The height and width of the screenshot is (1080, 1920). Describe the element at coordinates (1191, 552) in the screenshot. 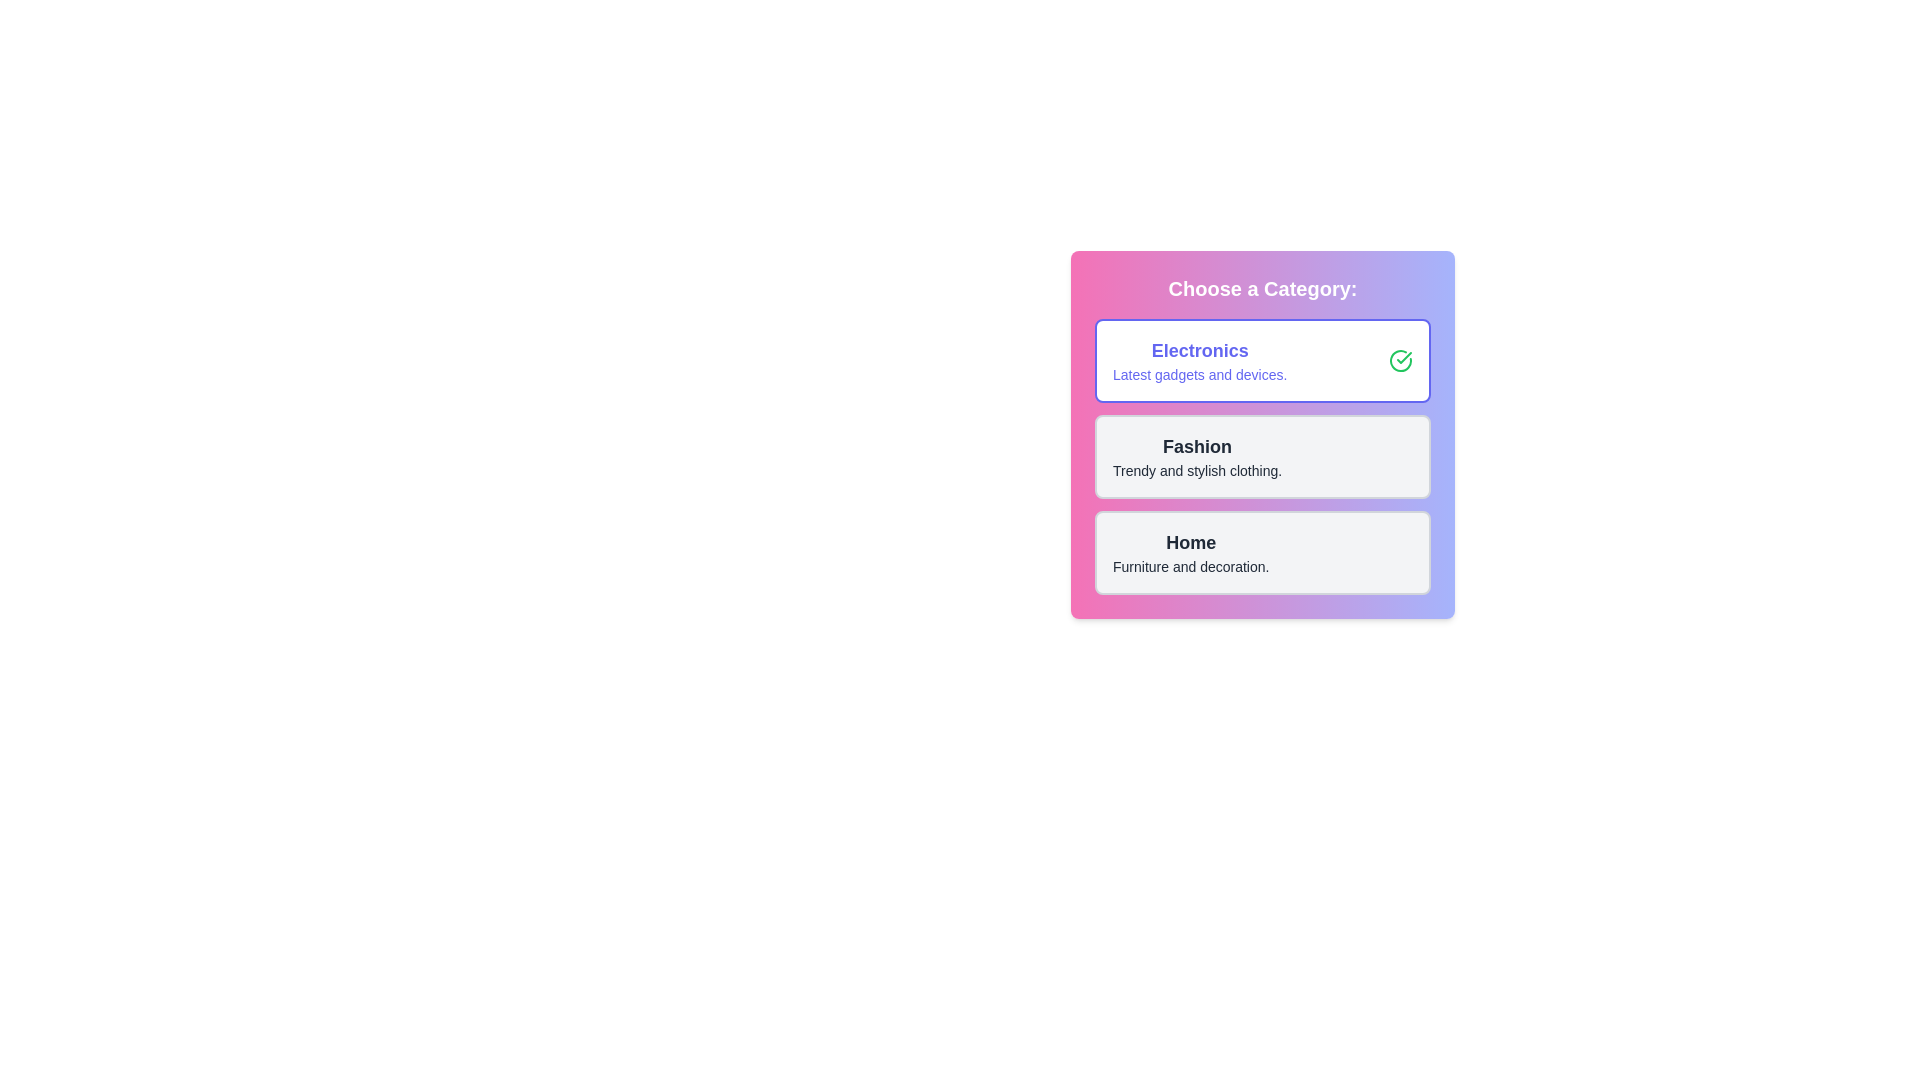

I see `the 'Home' text block, which is the third category option in the list` at that location.